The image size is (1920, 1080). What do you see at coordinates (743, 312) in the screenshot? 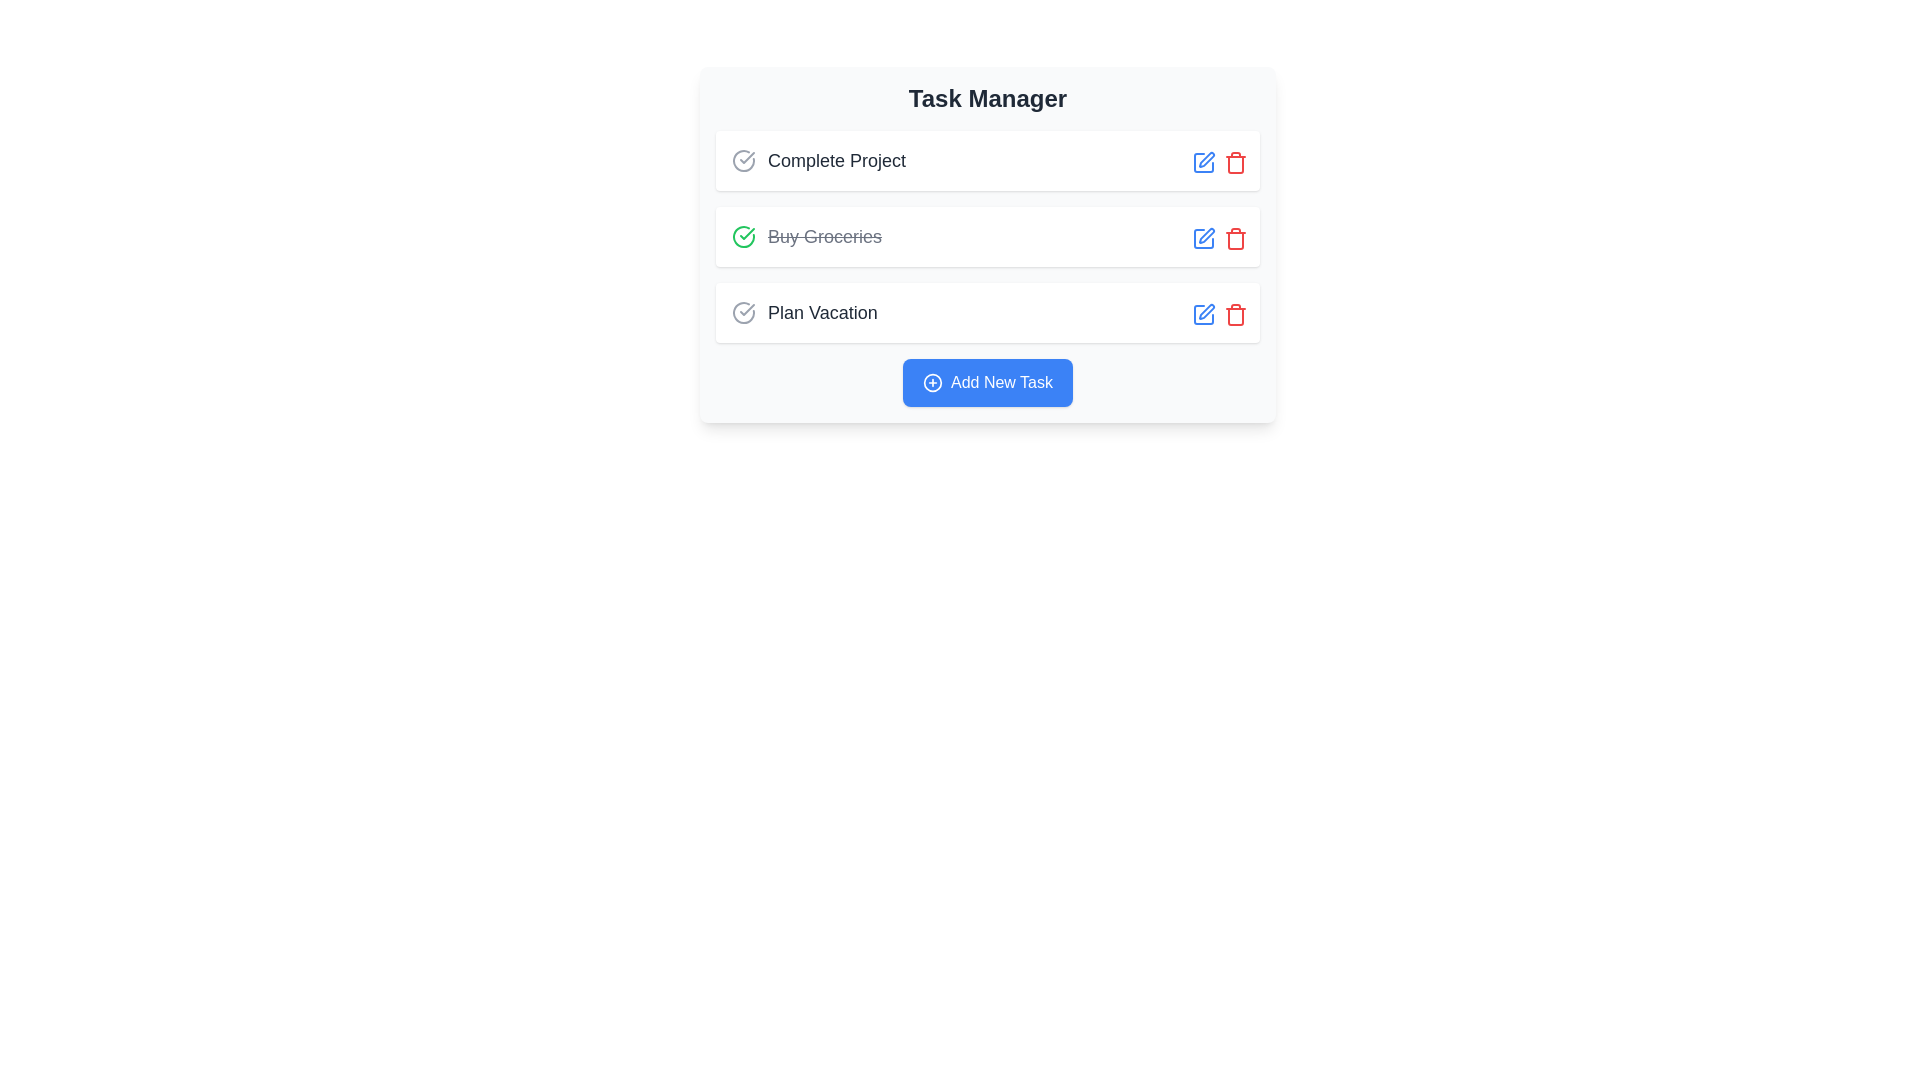
I see `the visual indicator icon for the 'Plan Vacation' task located in the third row of task items` at bounding box center [743, 312].